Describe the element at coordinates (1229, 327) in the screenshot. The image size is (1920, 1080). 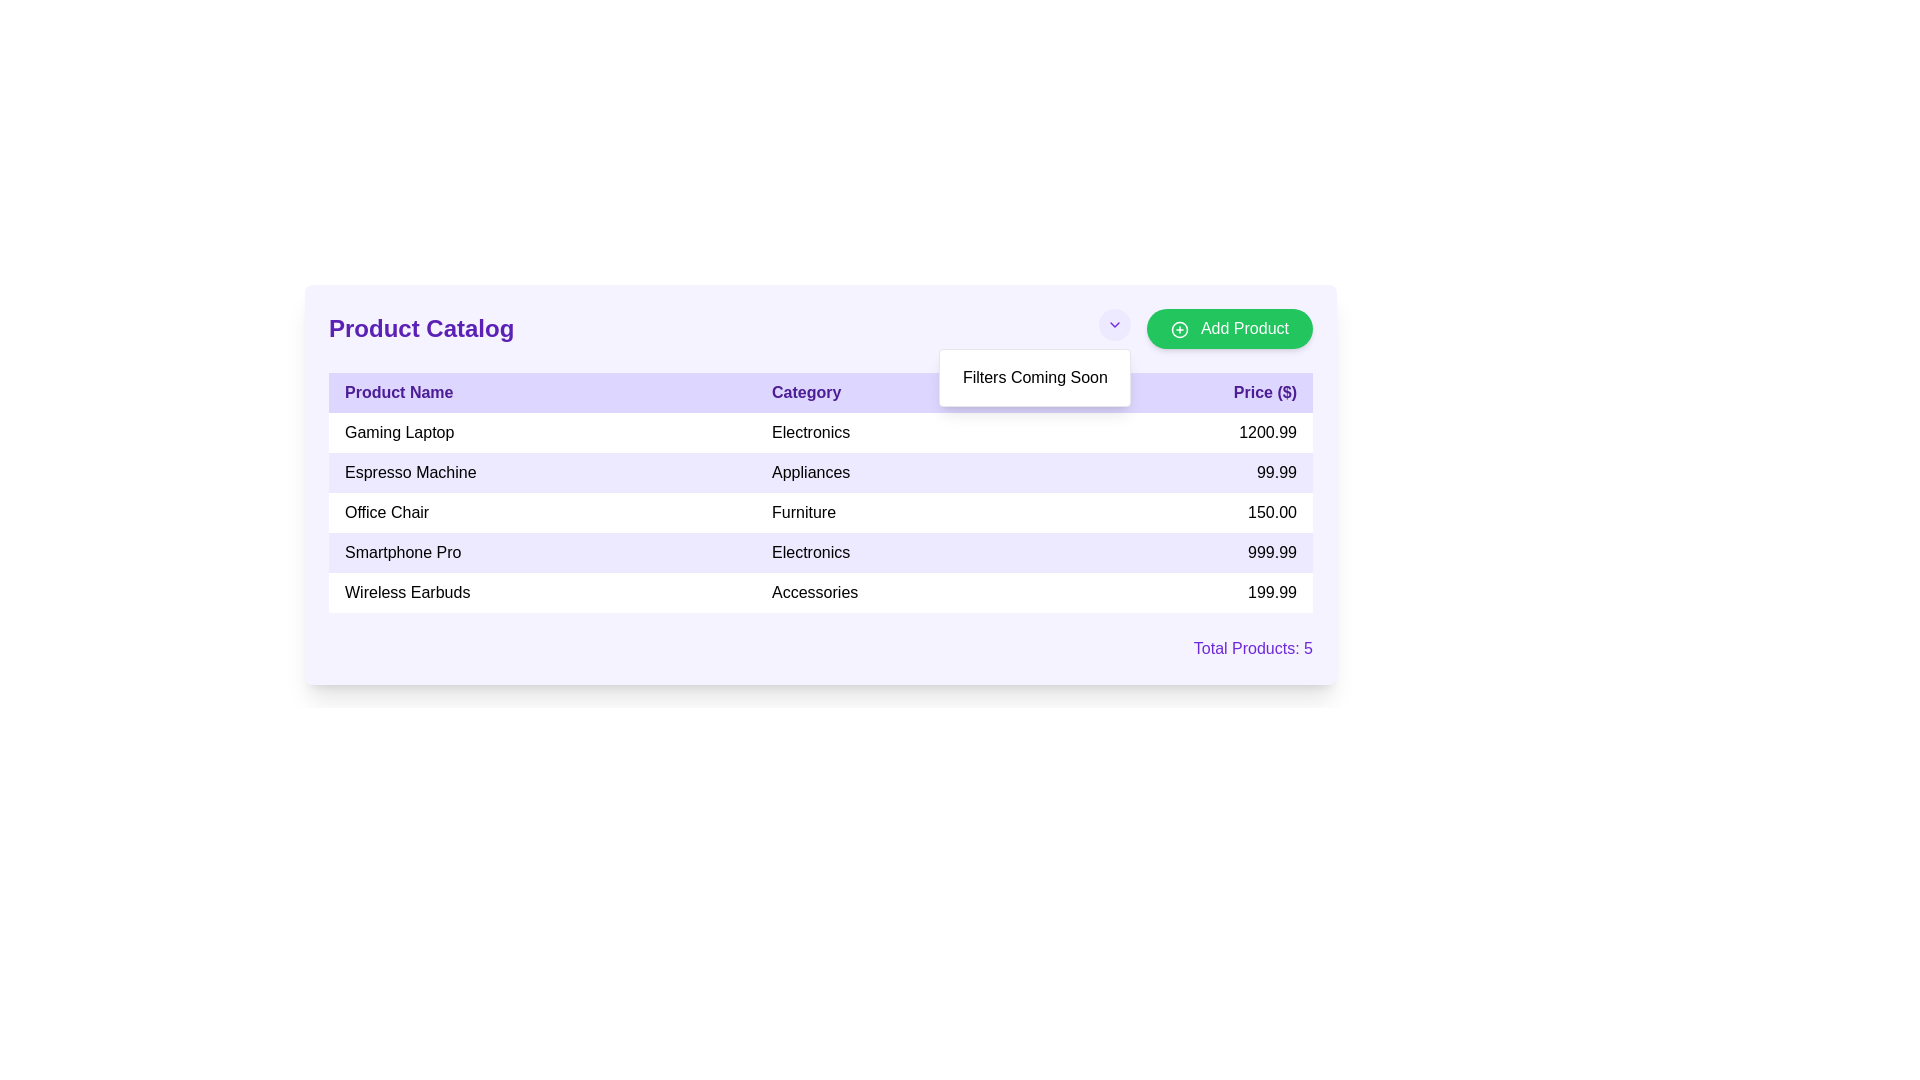
I see `the rounded green 'Add Product' button located at the top-right corner of the interface` at that location.